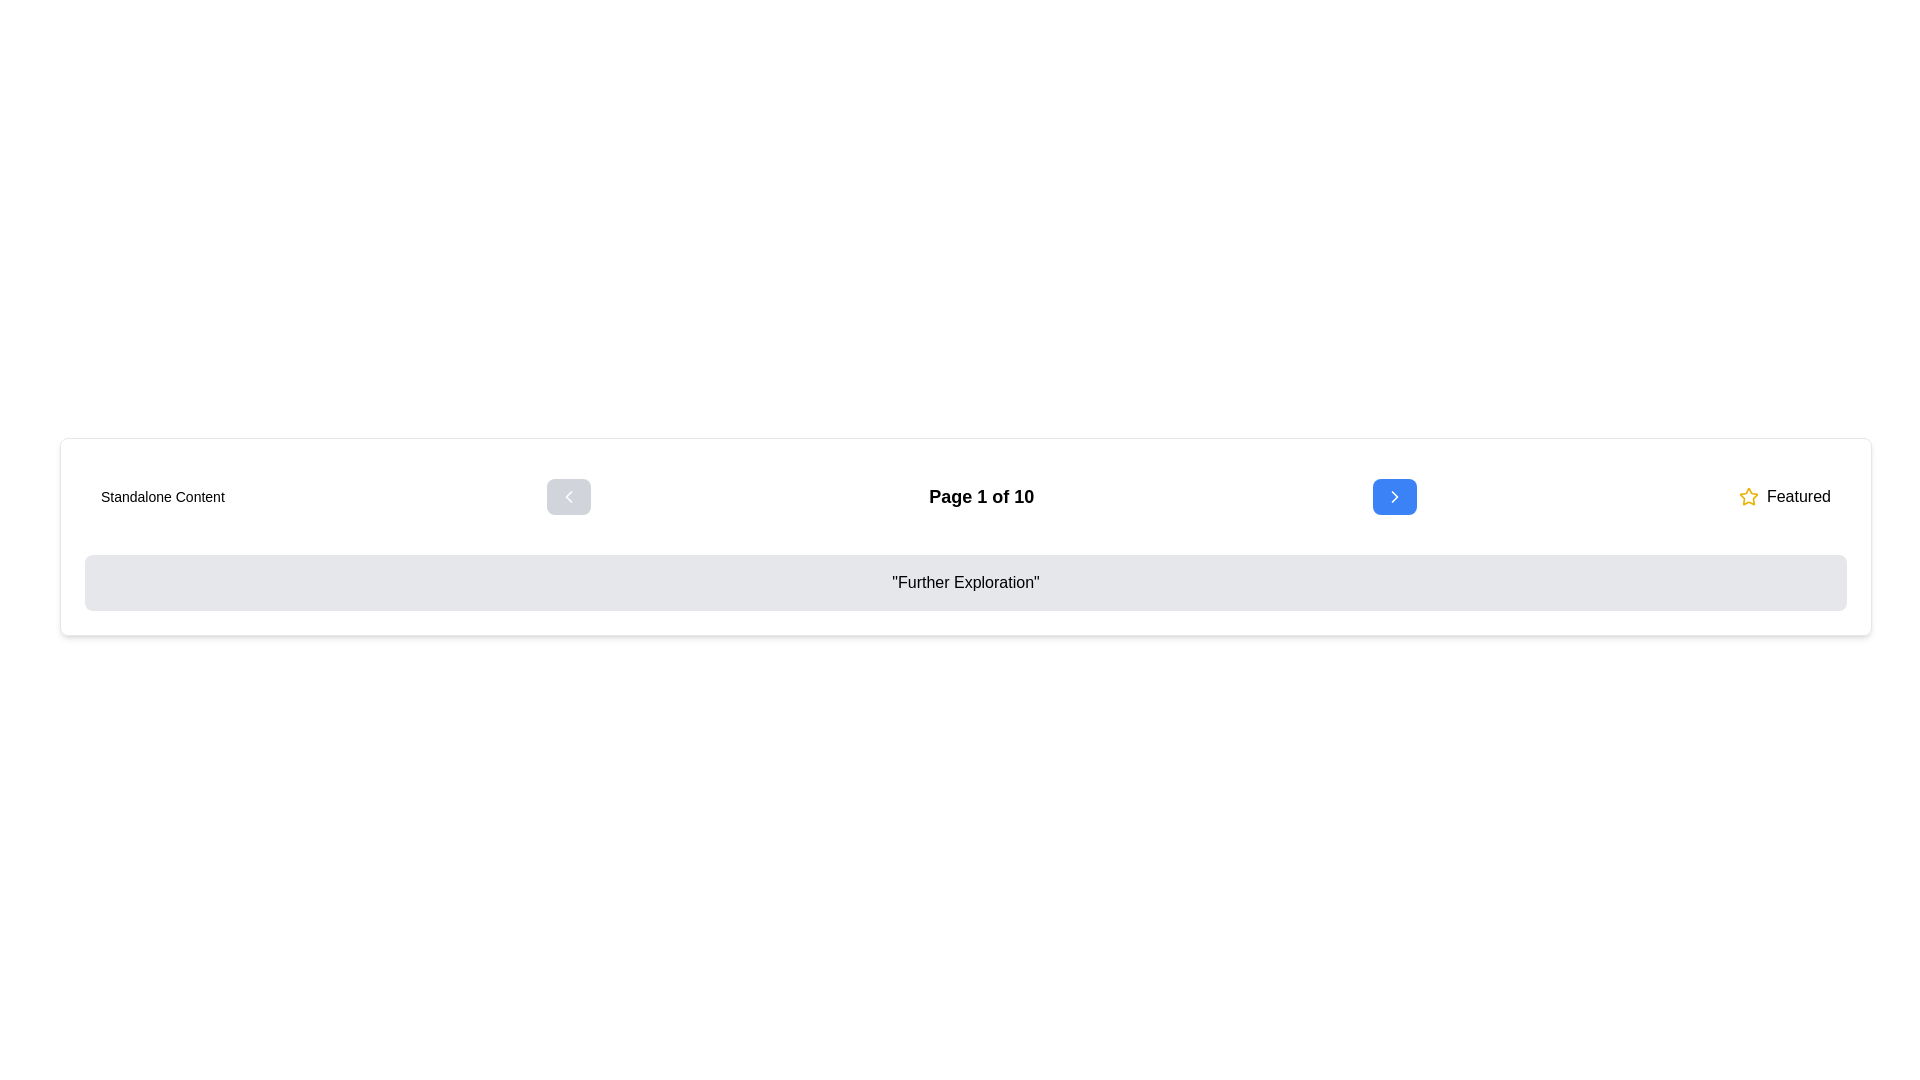 The width and height of the screenshot is (1920, 1080). I want to click on the right-pointing chevron icon within the blue button, so click(1393, 496).